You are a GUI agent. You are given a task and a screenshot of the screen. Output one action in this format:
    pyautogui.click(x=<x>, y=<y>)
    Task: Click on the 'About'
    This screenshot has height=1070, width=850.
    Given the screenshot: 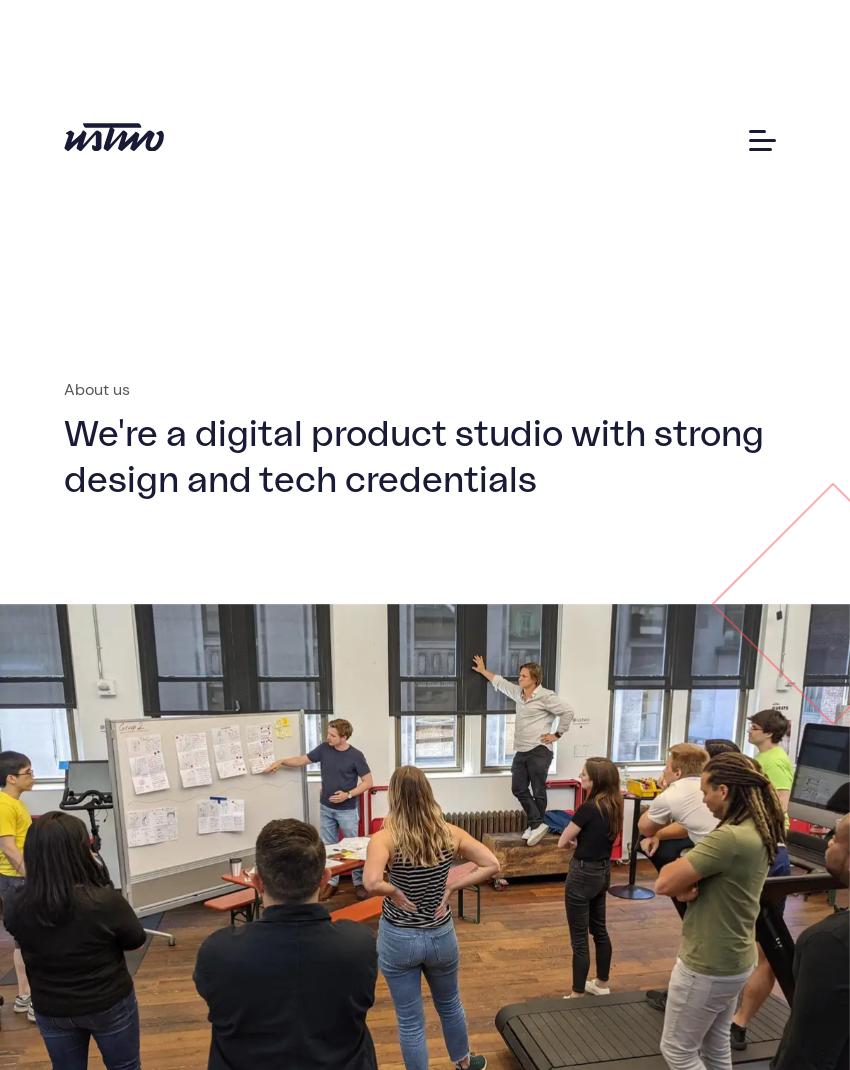 What is the action you would take?
    pyautogui.click(x=62, y=148)
    